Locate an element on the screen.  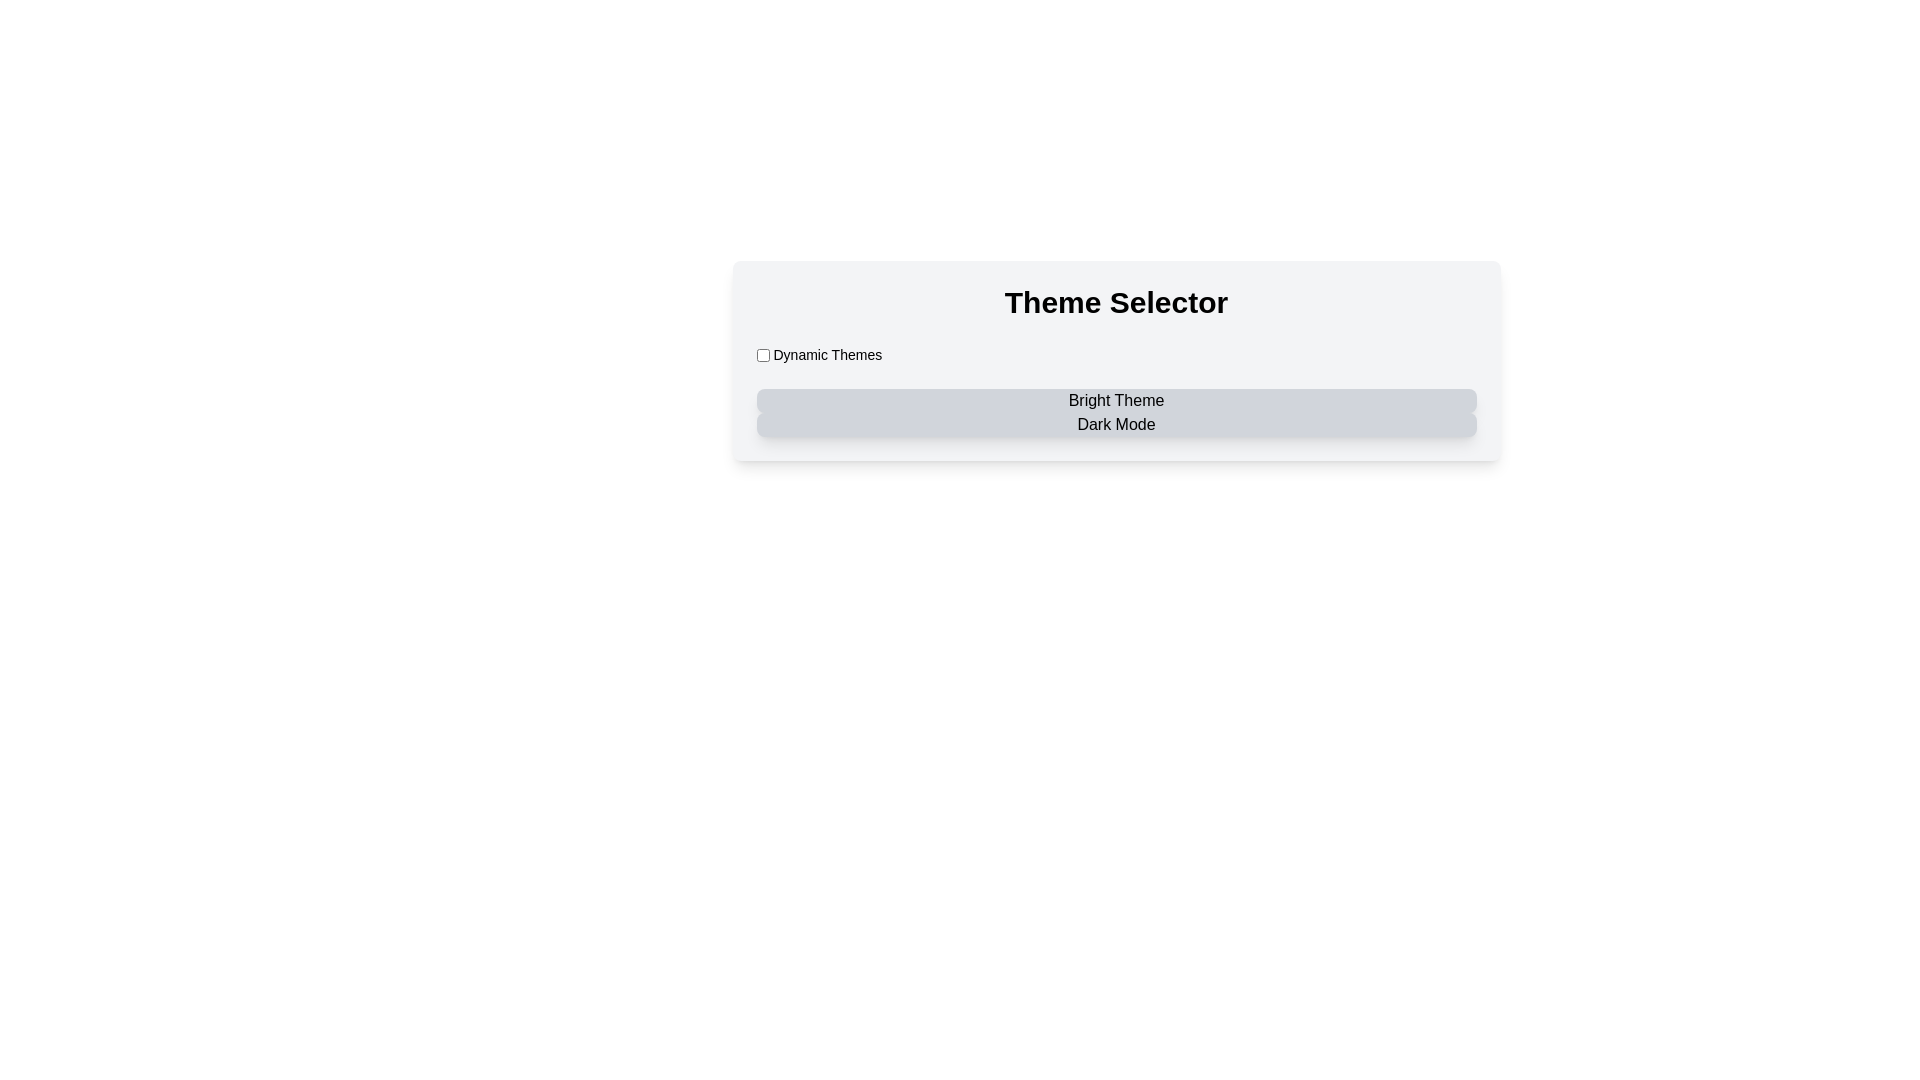
the 'Dark Mode' label or inactive button, which is positioned below the 'Bright Theme' button in the theme selection area of the application interface is located at coordinates (1115, 423).